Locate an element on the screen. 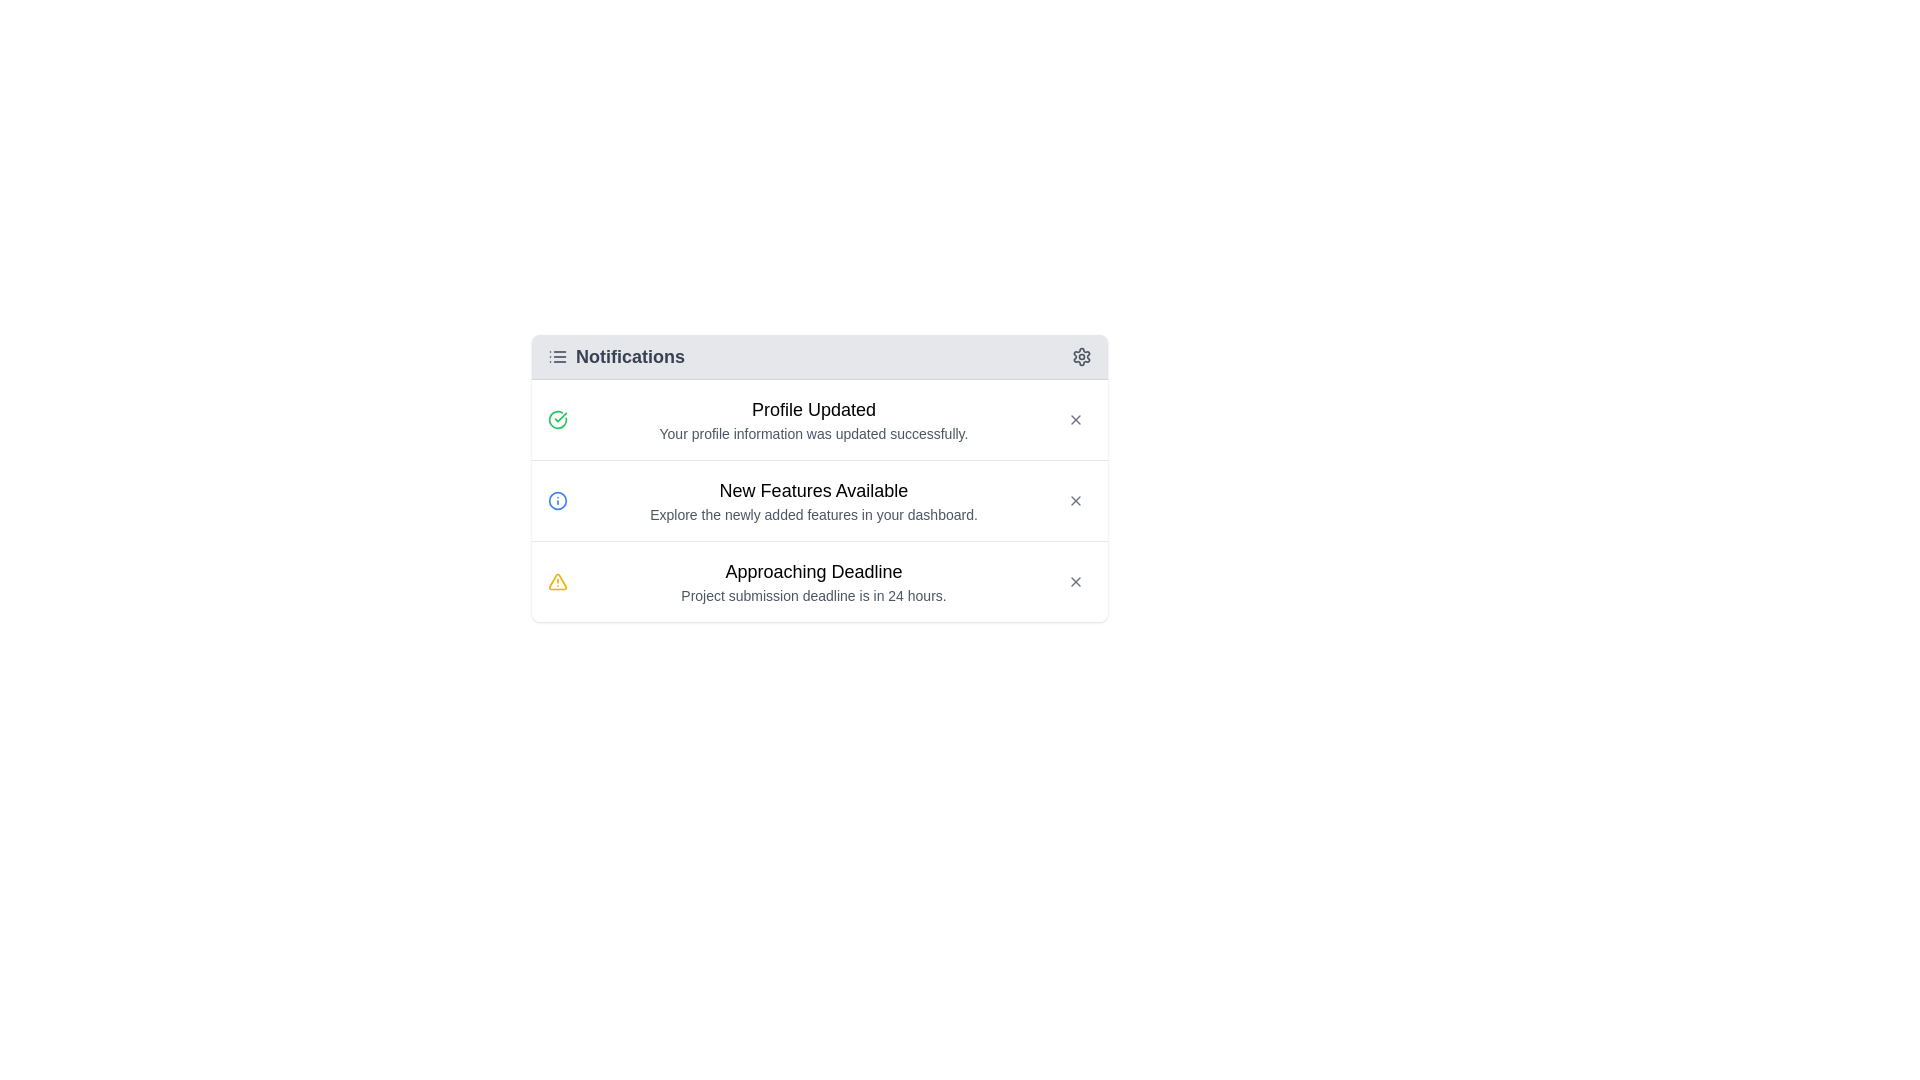  the static text label titled 'Approaching Deadline' in the notification list, which indicates an important update about a project submission deadline is located at coordinates (814, 571).